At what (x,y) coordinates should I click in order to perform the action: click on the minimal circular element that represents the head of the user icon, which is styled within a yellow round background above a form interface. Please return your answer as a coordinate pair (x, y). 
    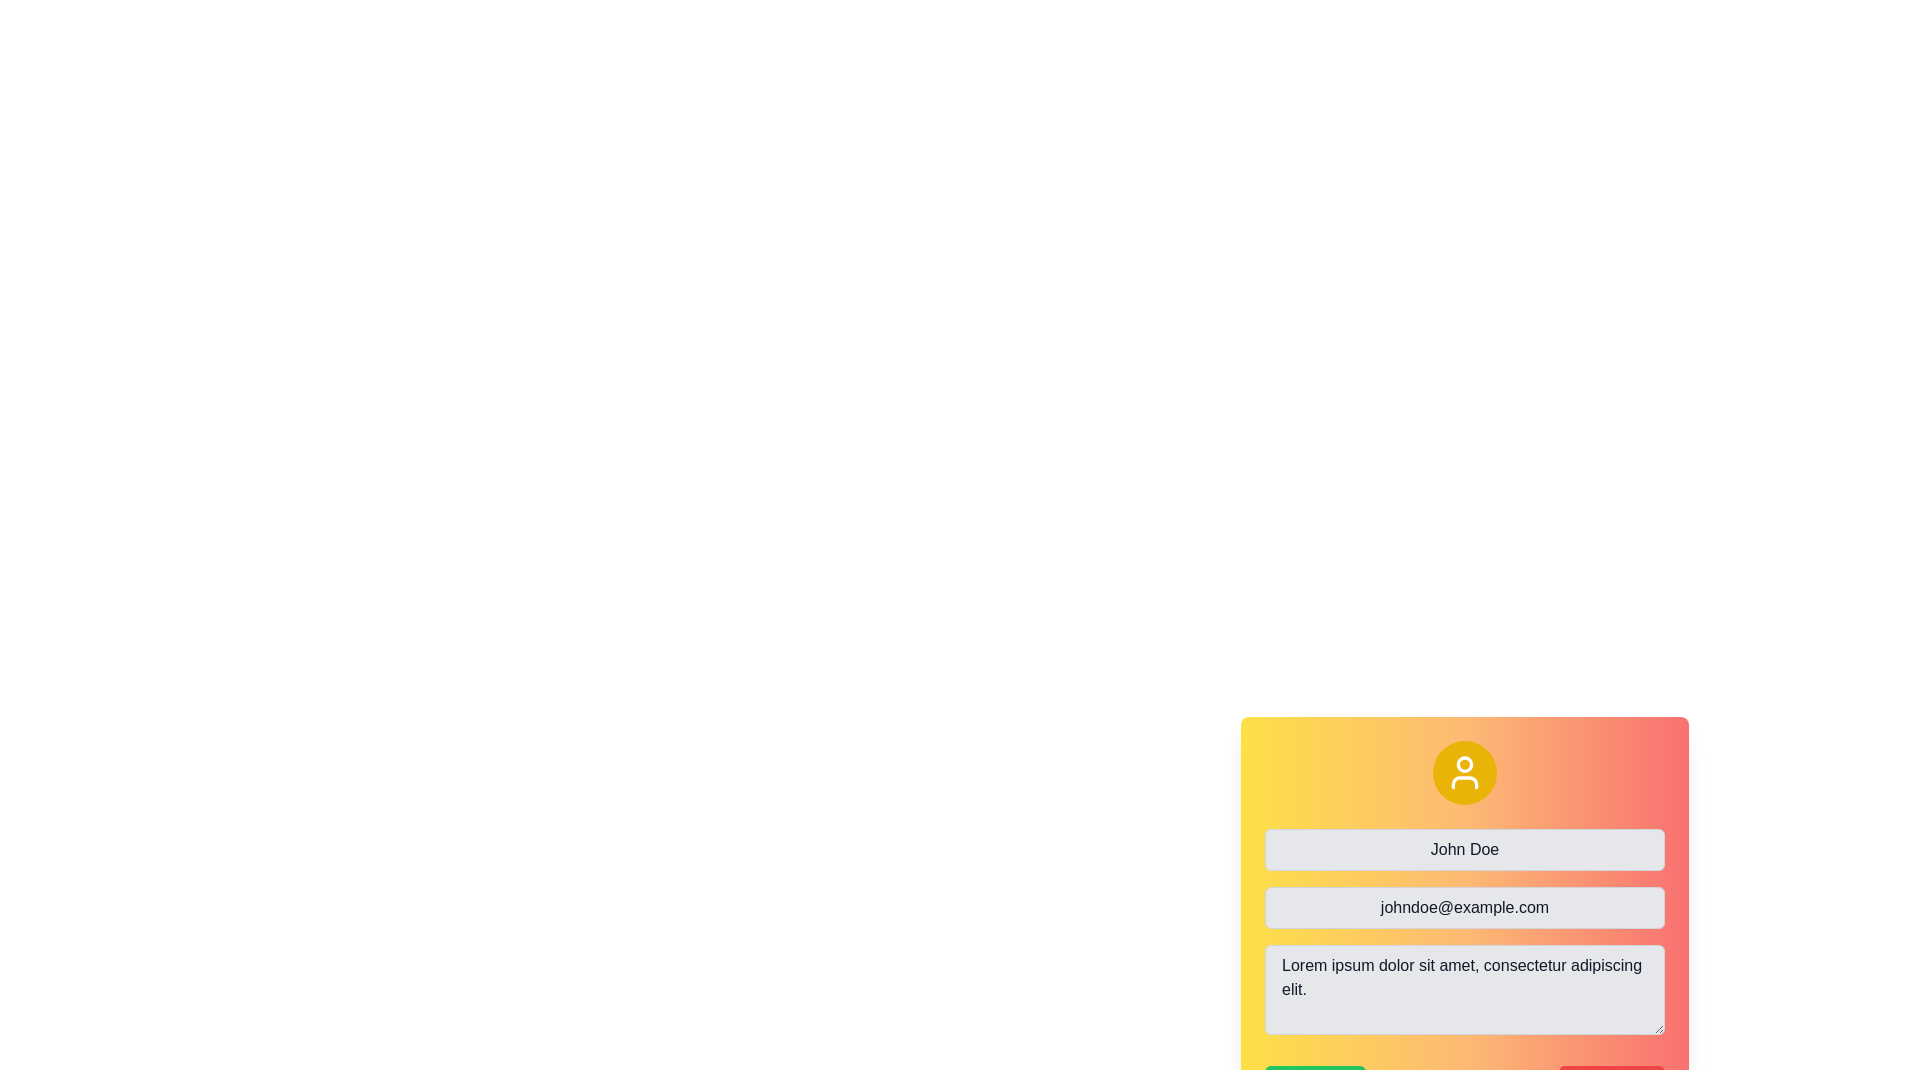
    Looking at the image, I should click on (1464, 763).